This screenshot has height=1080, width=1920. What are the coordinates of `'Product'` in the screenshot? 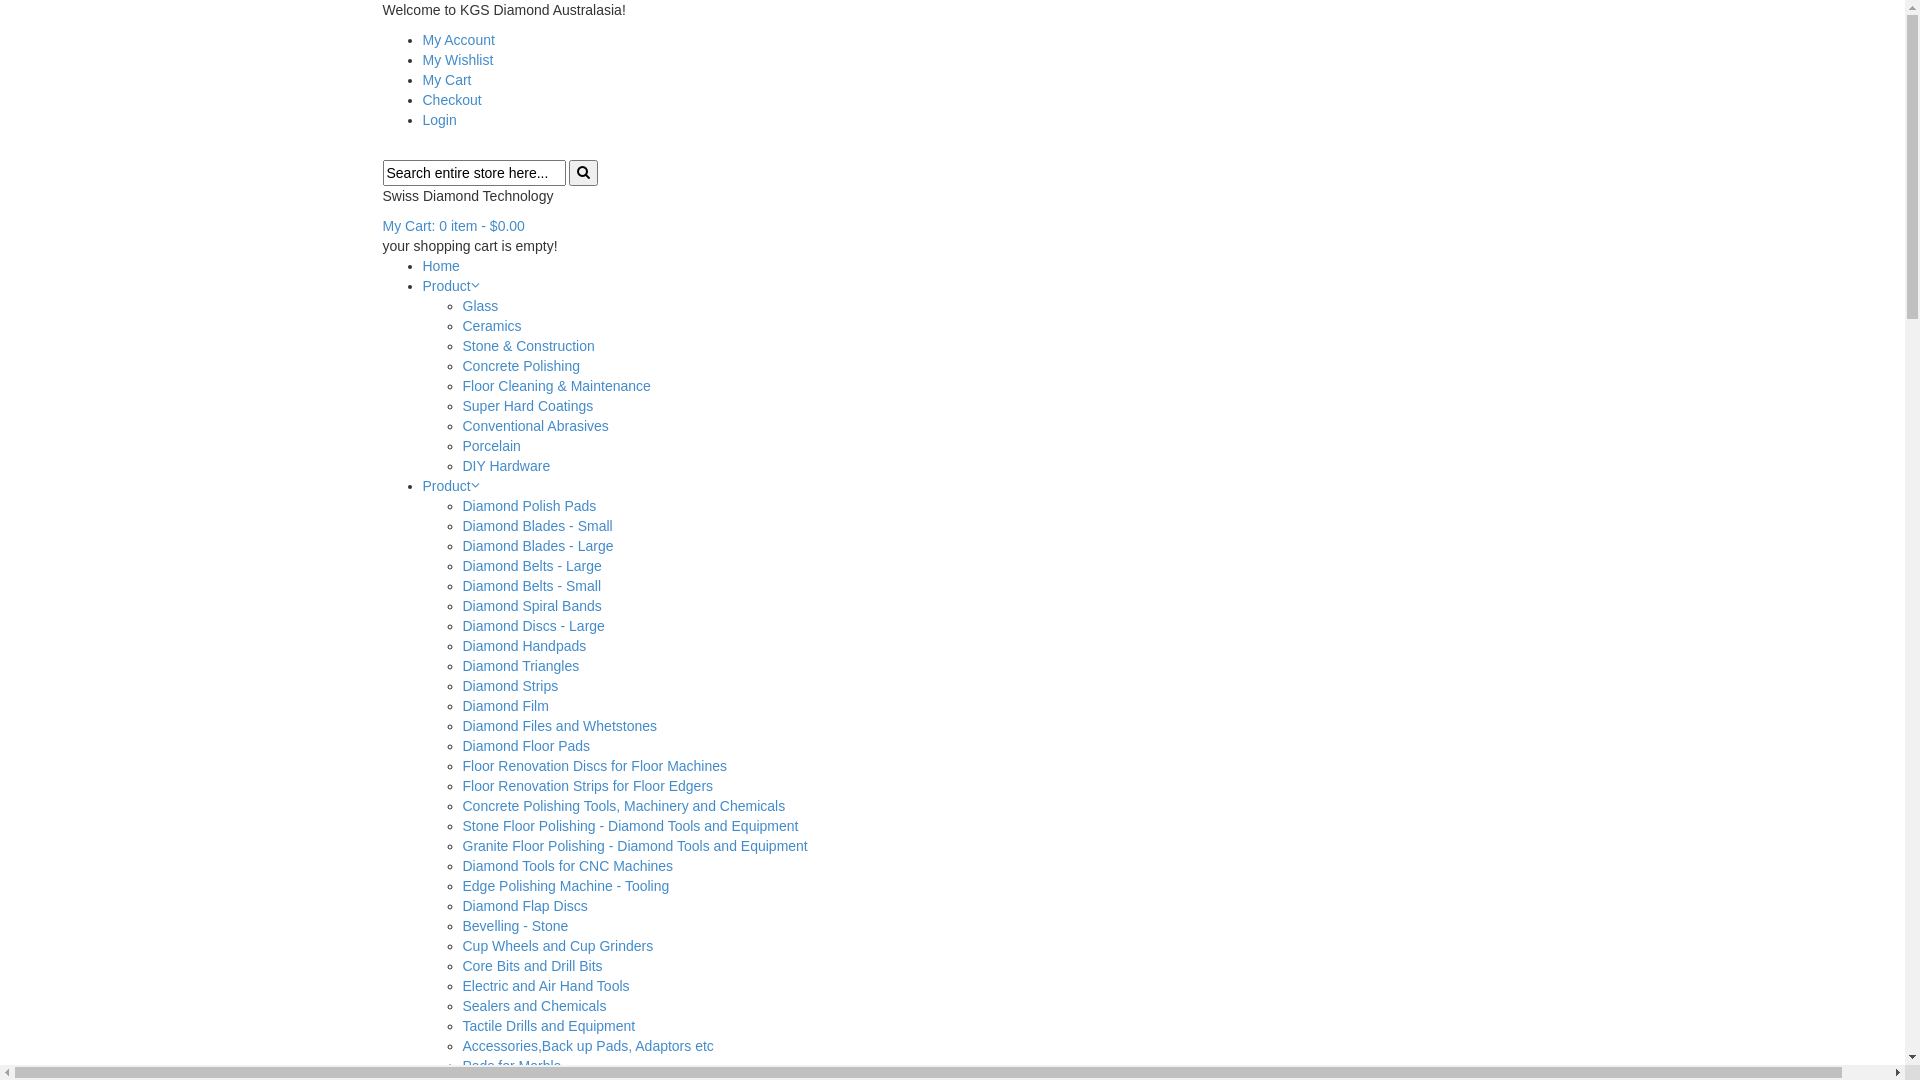 It's located at (445, 285).